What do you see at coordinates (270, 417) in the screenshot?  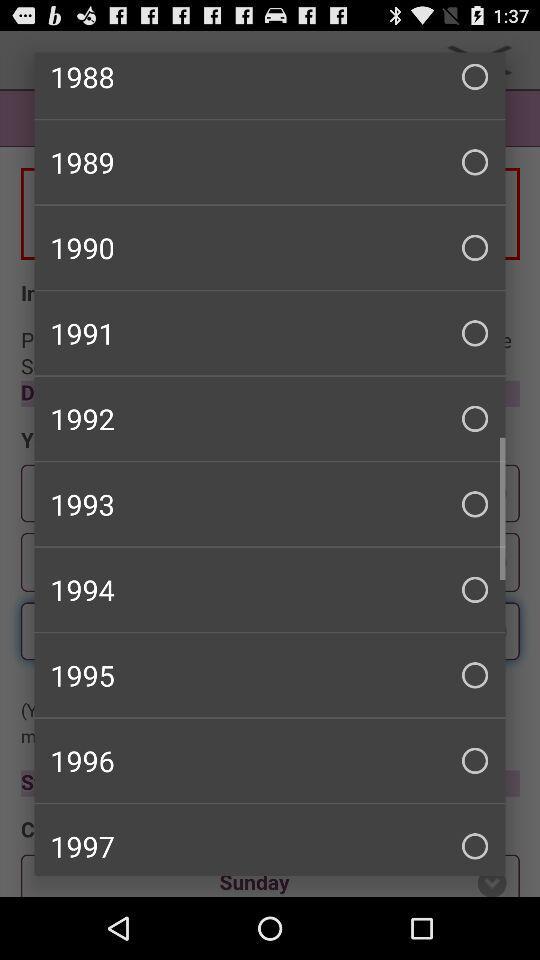 I see `the icon above 1993 checkbox` at bounding box center [270, 417].